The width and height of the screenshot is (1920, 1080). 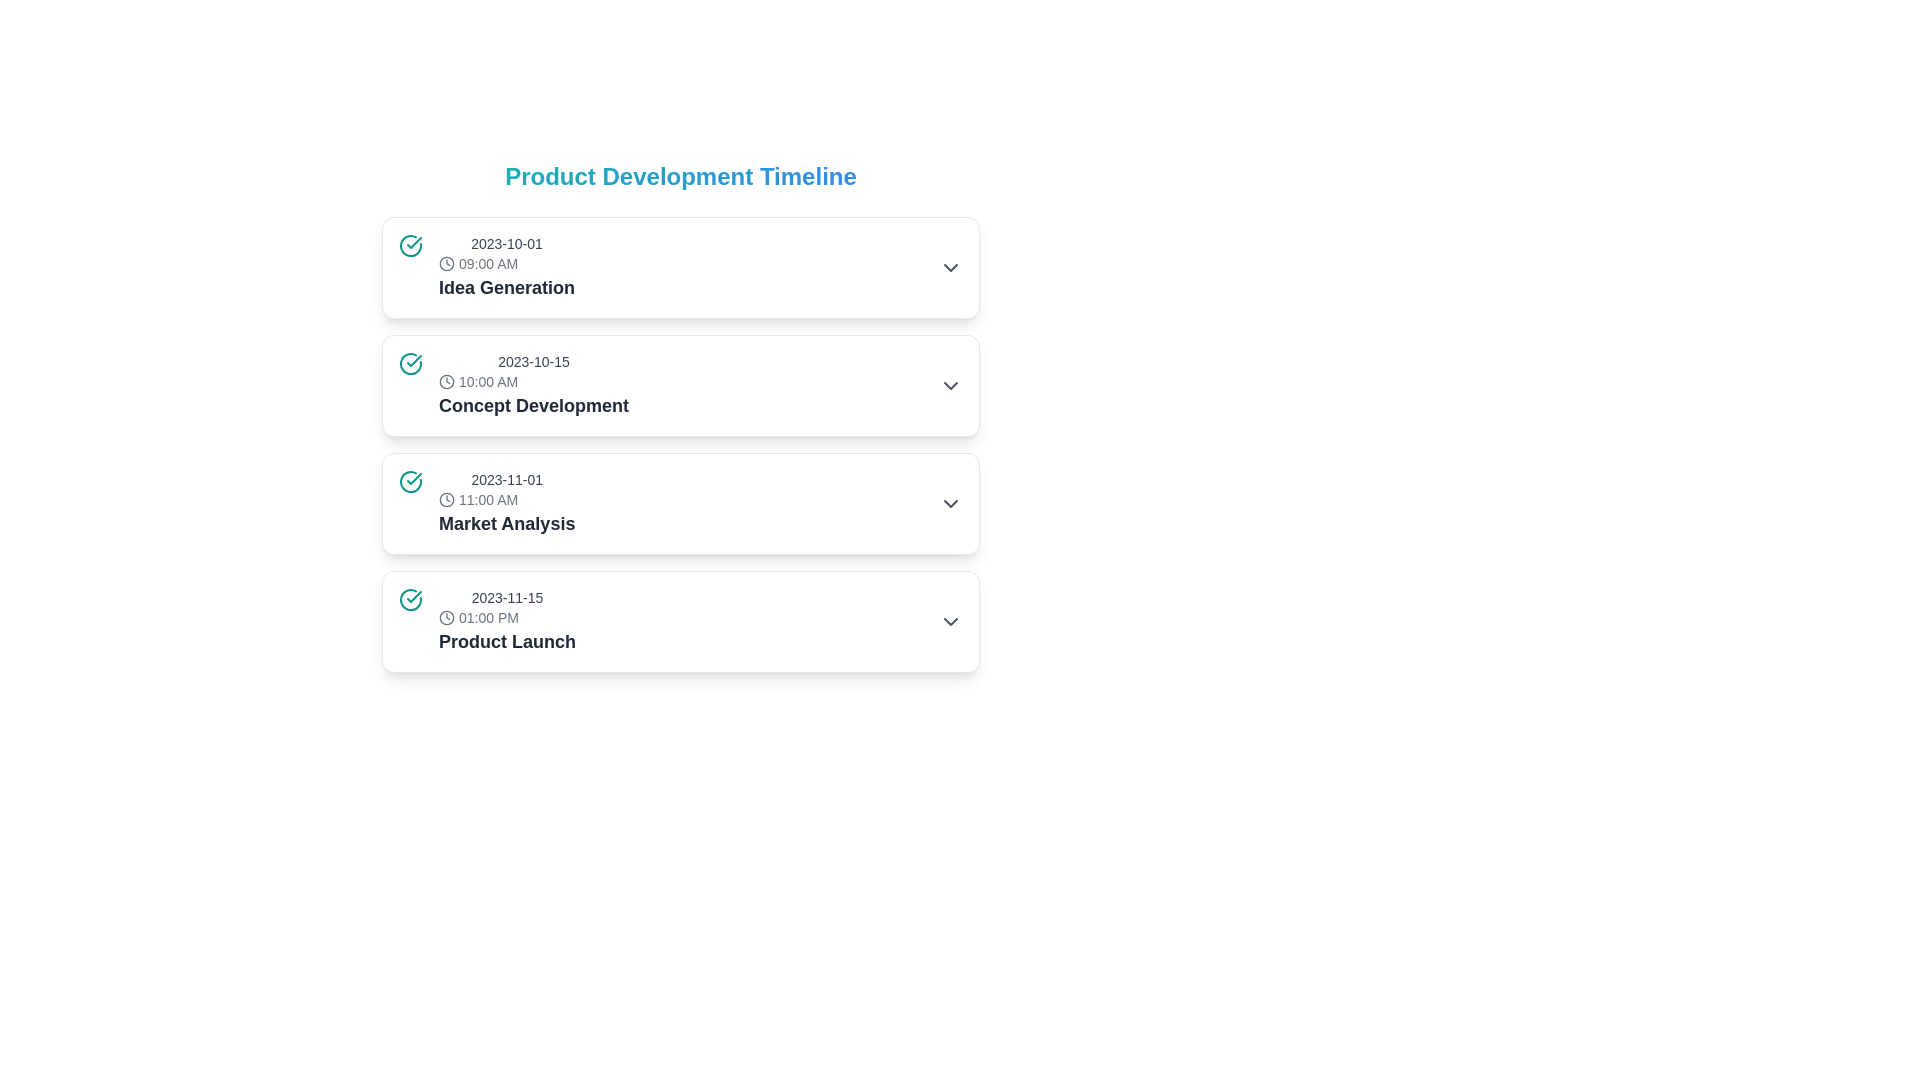 I want to click on the SVG circle component of the clock icon associated with the time display '11:00 AM' in the 'Market Analysis' section, so click(x=445, y=499).